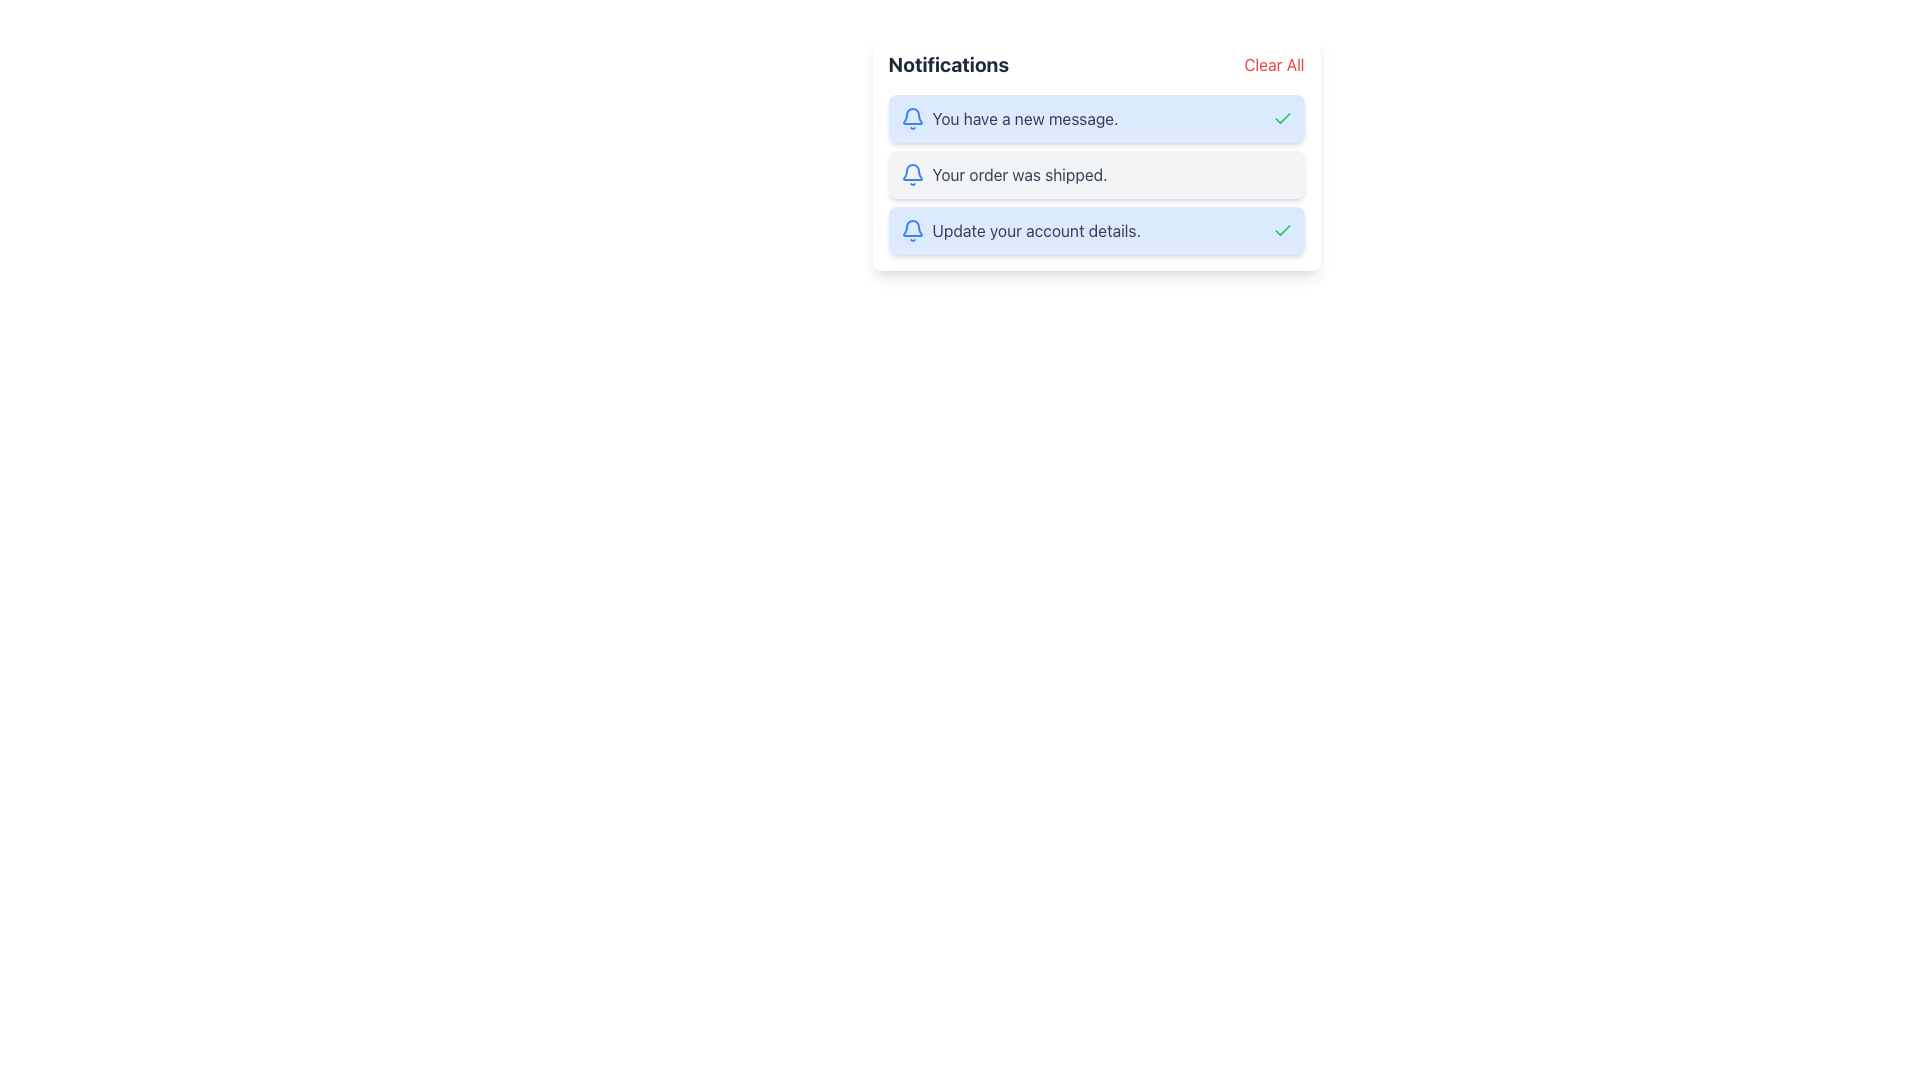  Describe the element at coordinates (1003, 173) in the screenshot. I see `the notification element containing the bell icon and the text 'Your order was shipped.', which is the second item in a vertical list of notifications` at that location.